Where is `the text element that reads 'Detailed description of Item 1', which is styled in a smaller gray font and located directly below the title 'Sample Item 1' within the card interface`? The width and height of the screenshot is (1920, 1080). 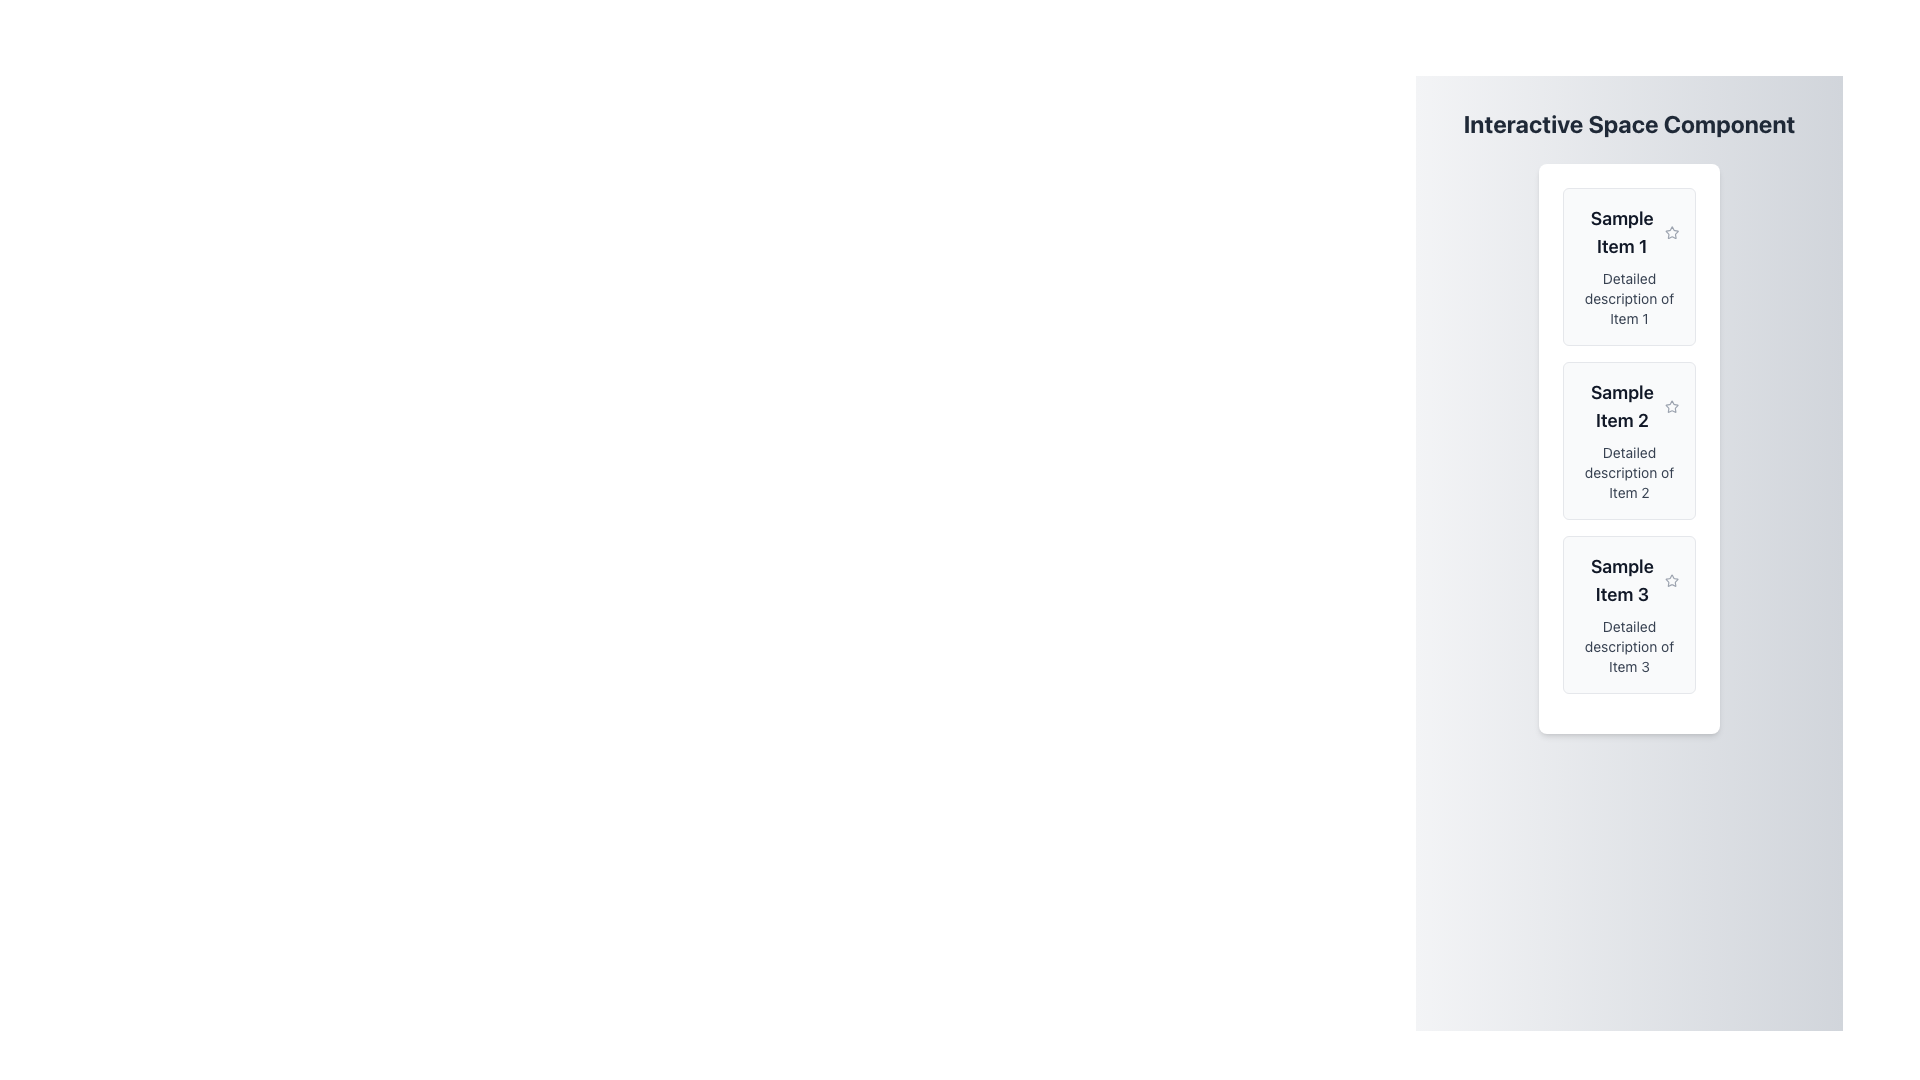
the text element that reads 'Detailed description of Item 1', which is styled in a smaller gray font and located directly below the title 'Sample Item 1' within the card interface is located at coordinates (1629, 299).